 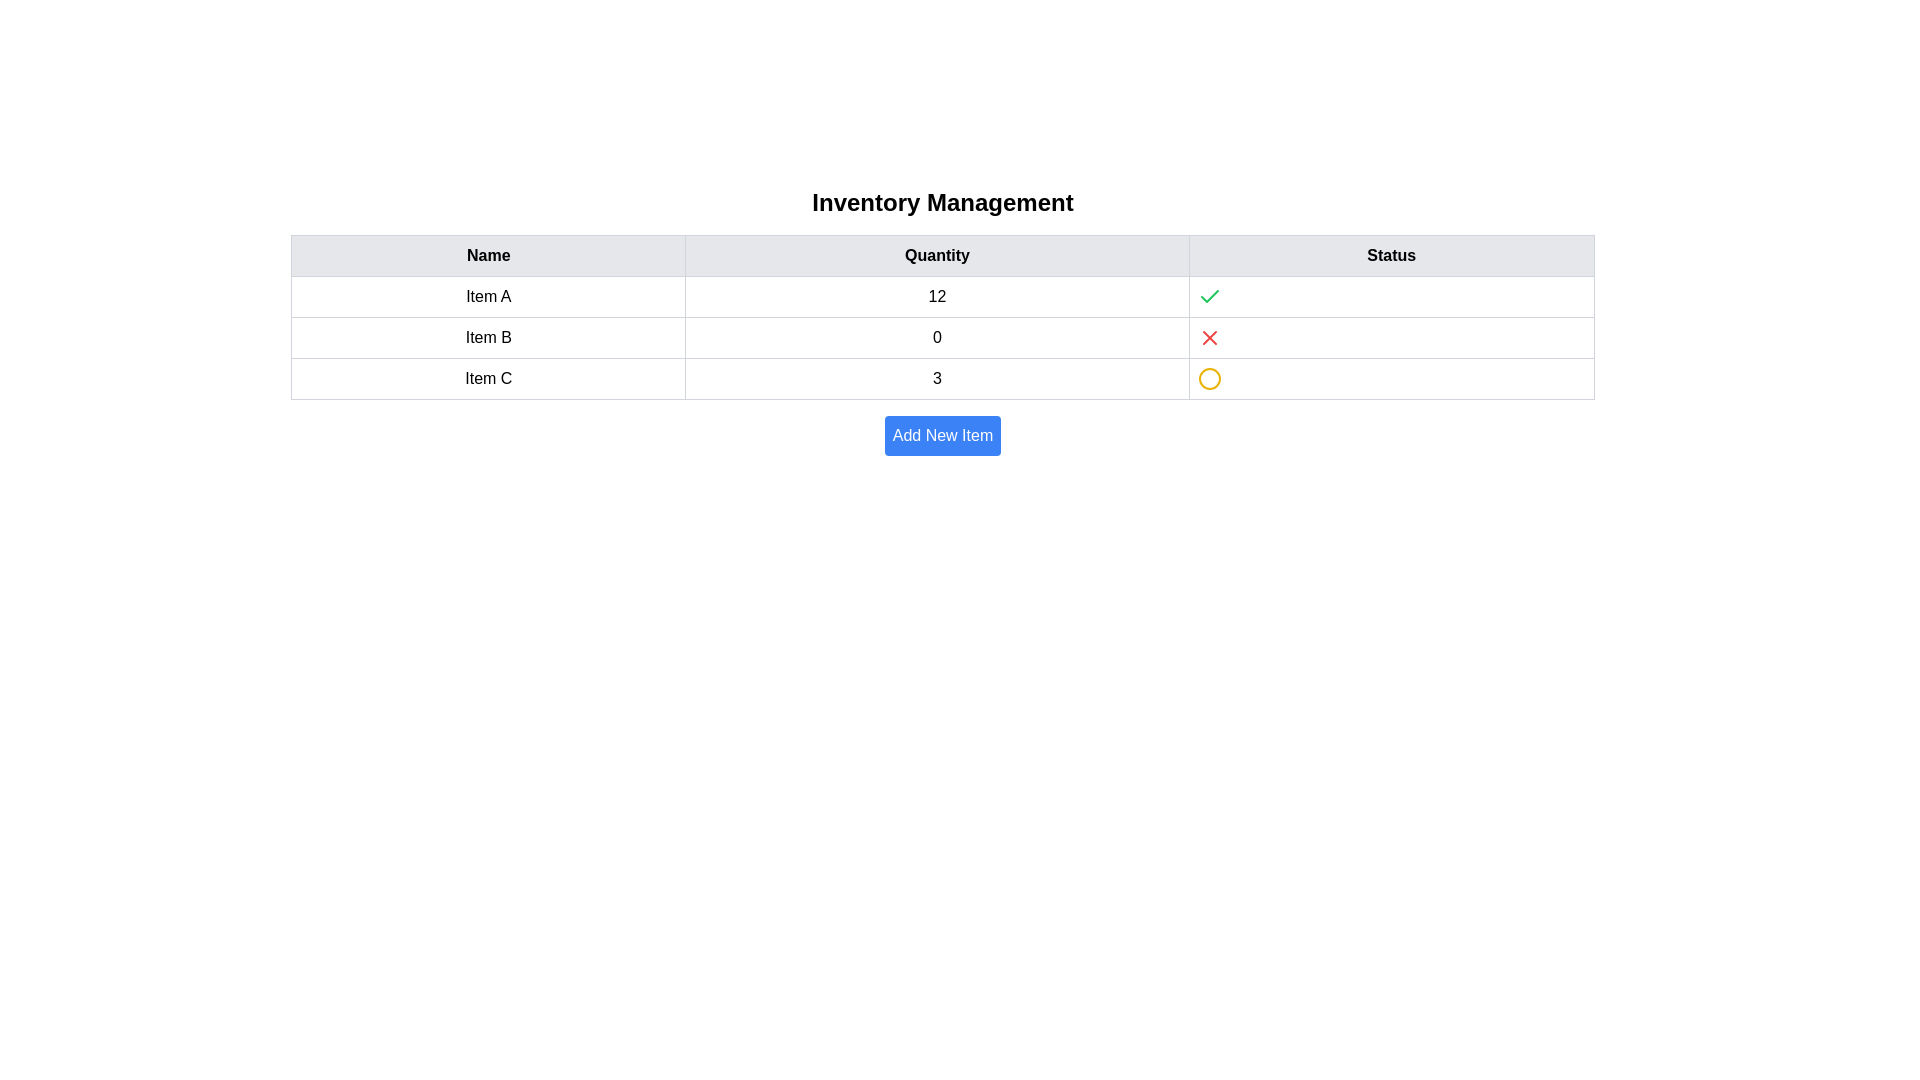 What do you see at coordinates (936, 378) in the screenshot?
I see `the static text element displaying '3', which is styled with a border and padding, located under the 'Quantity' header in the table row labeled 'Item C'` at bounding box center [936, 378].